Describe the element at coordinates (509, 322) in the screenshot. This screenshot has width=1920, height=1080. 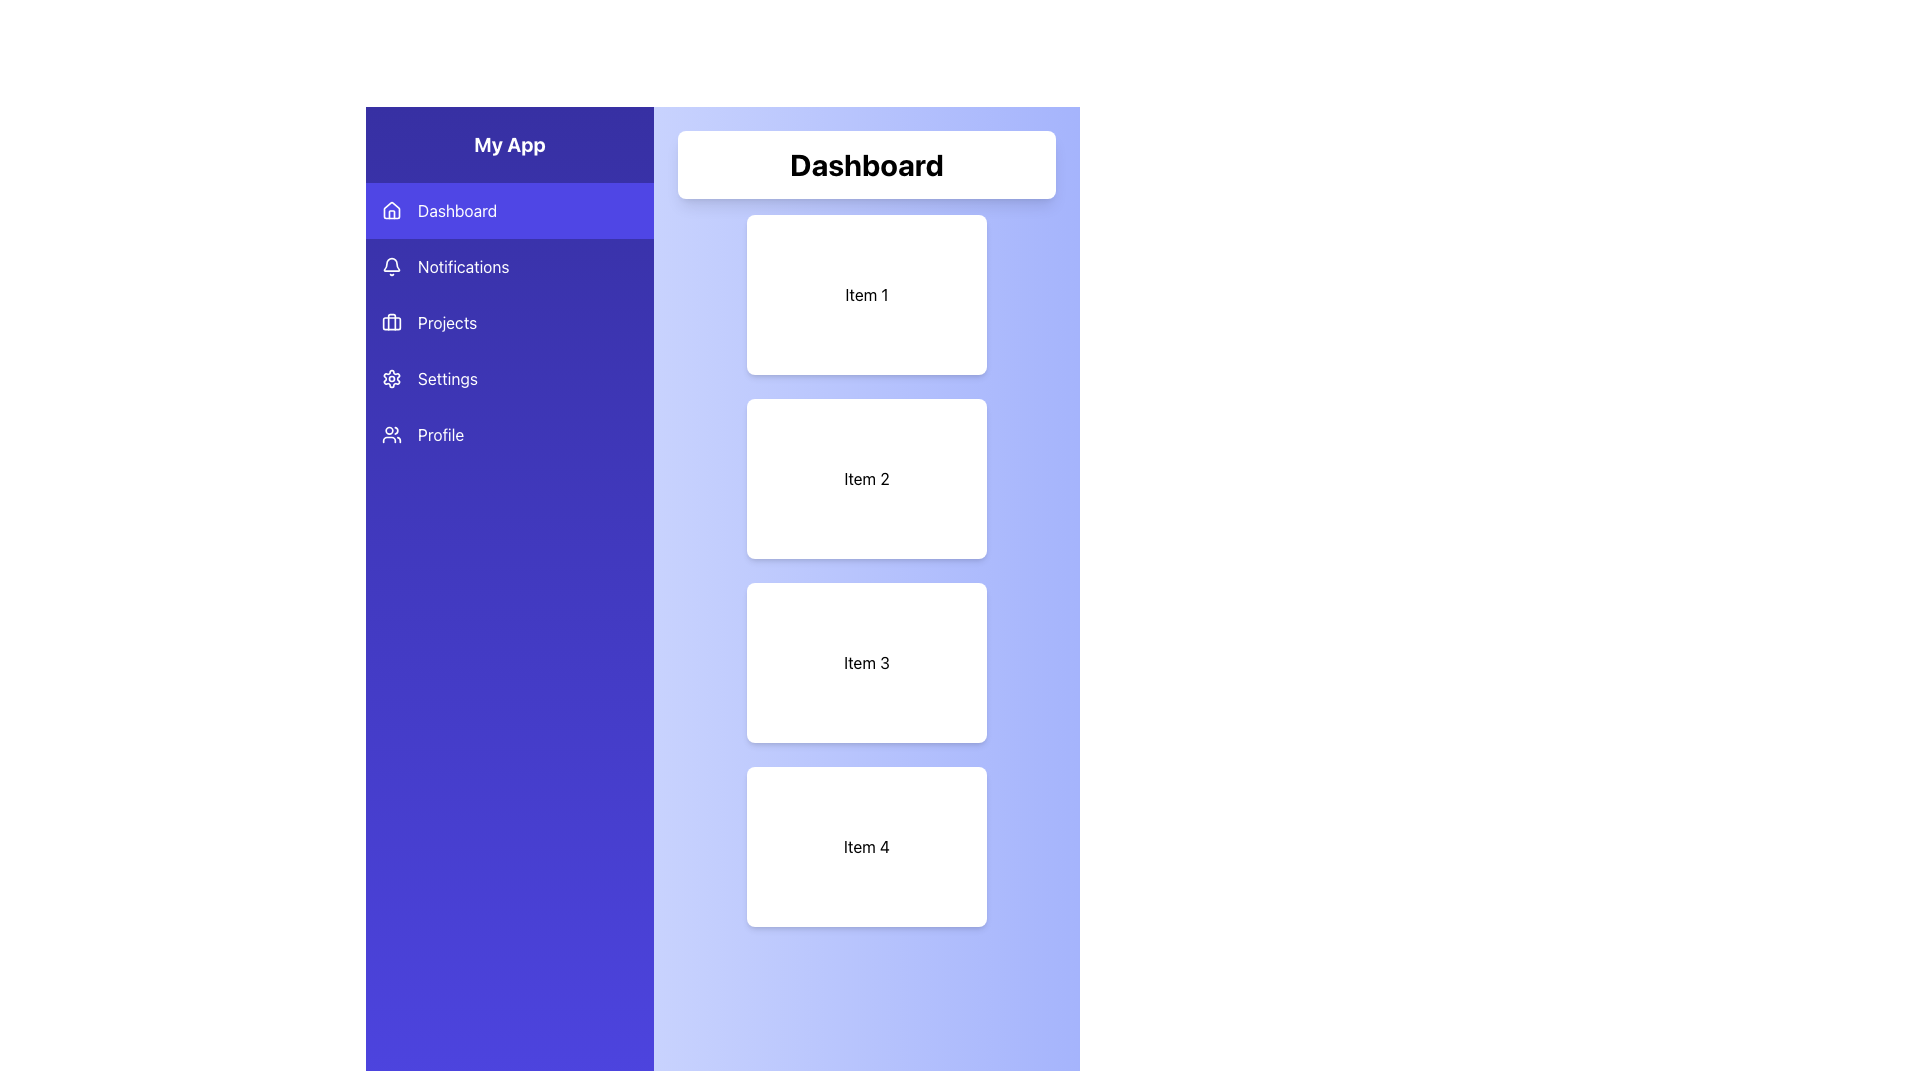
I see `the 'Projects' navigation link, which is the third item in the vertical sidebar` at that location.